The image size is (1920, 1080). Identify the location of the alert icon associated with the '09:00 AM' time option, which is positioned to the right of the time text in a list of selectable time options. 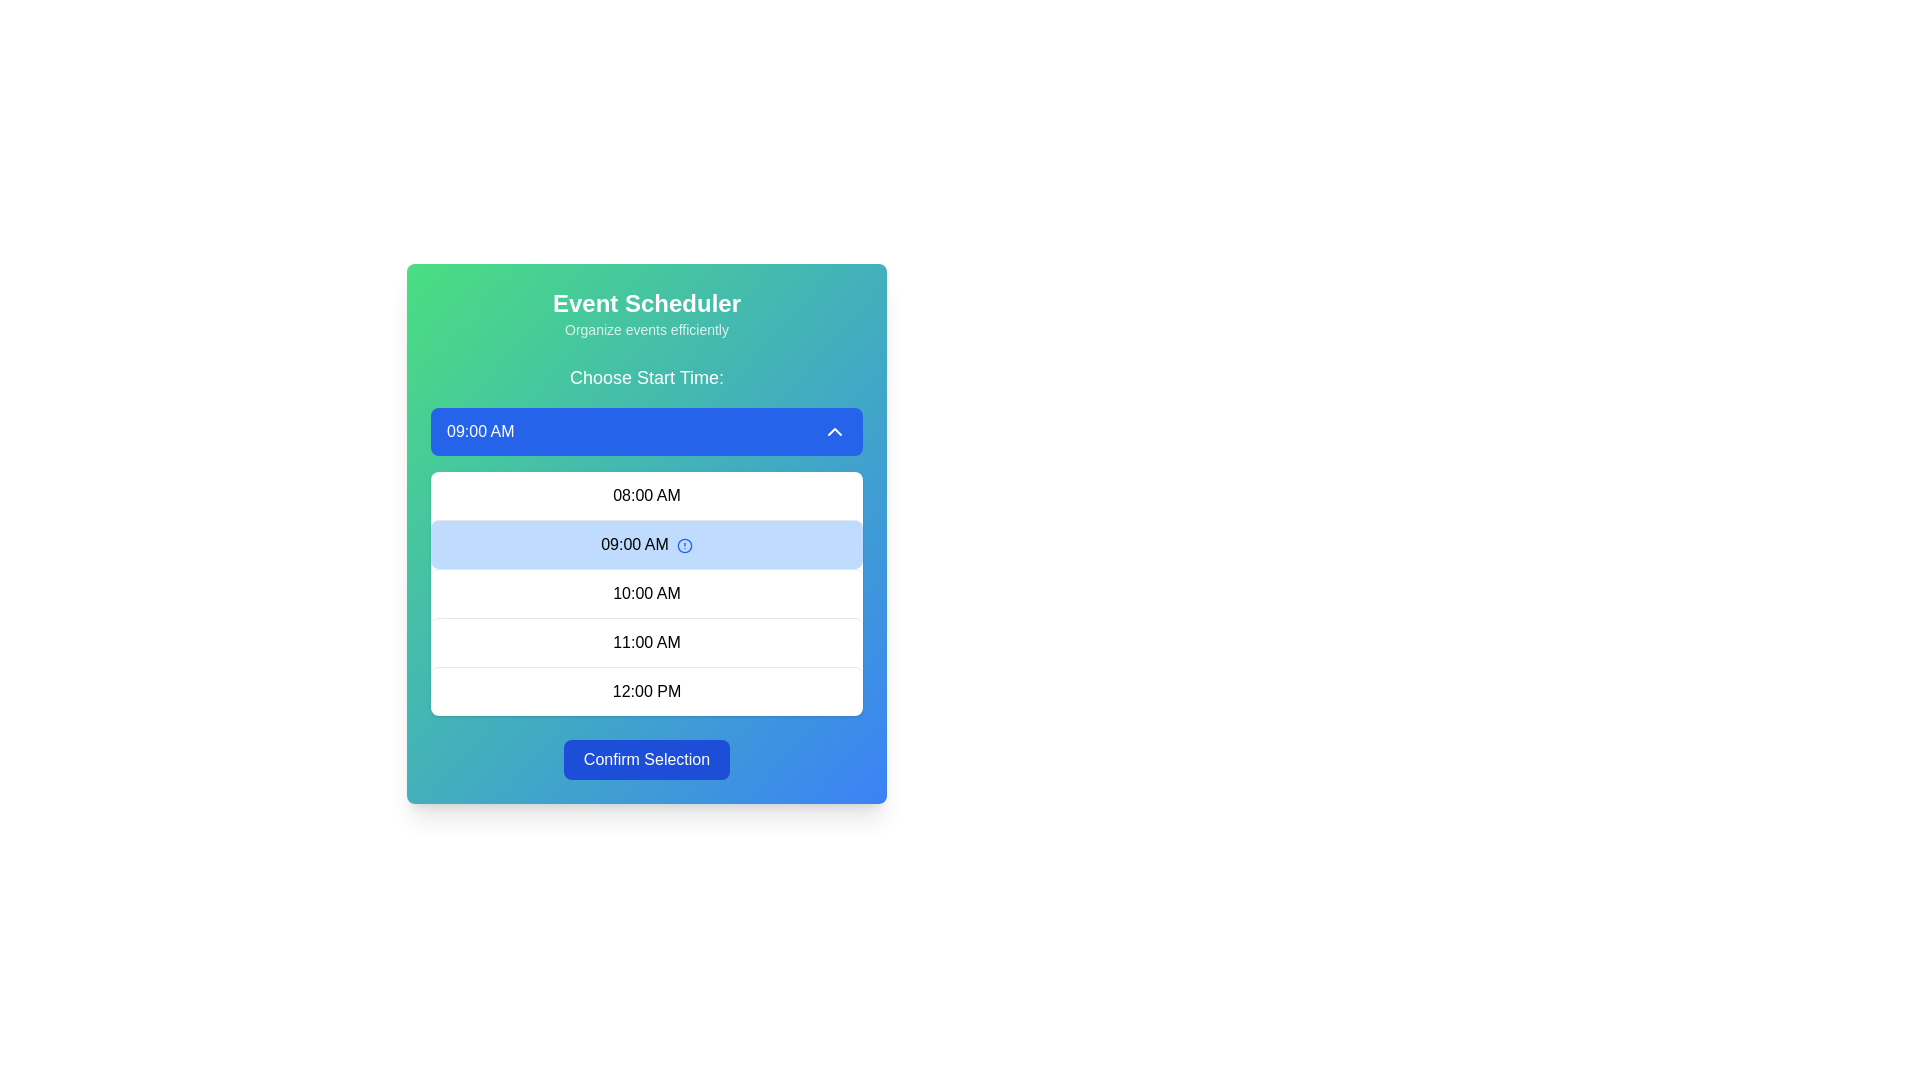
(684, 545).